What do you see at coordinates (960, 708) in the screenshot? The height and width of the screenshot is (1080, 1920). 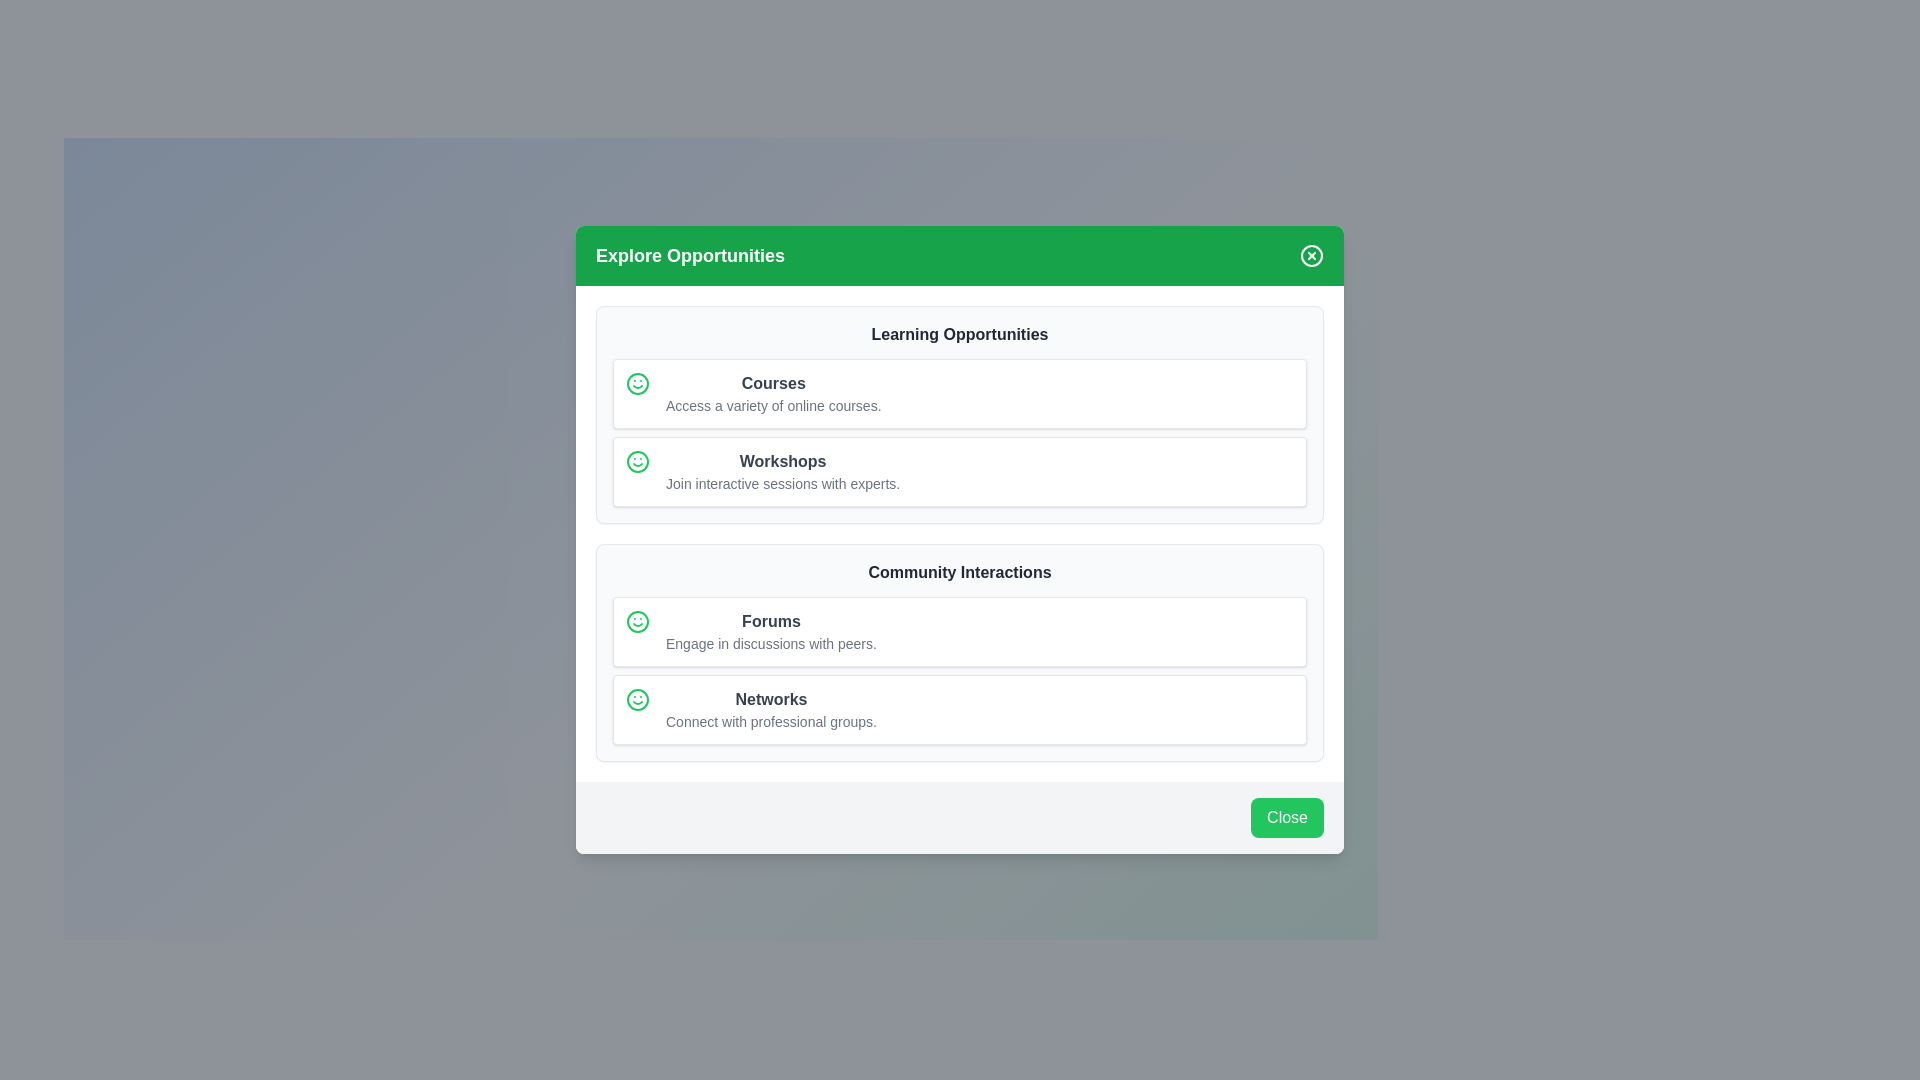 I see `the Card element located in the 'Community Interactions' section, specifically the second card below 'Forums', which provides a descriptive interface for connecting with professional groups` at bounding box center [960, 708].